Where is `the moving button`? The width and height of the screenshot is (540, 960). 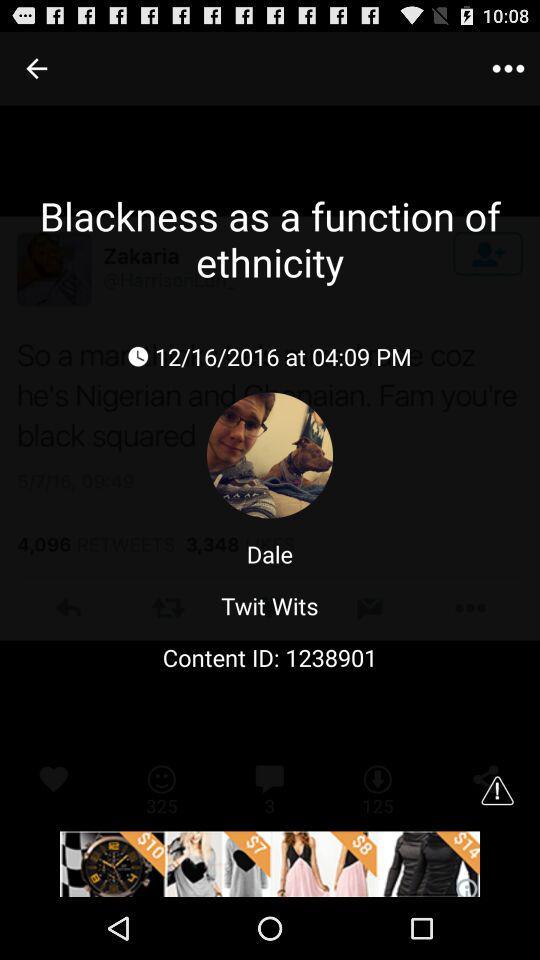
the moving button is located at coordinates (270, 863).